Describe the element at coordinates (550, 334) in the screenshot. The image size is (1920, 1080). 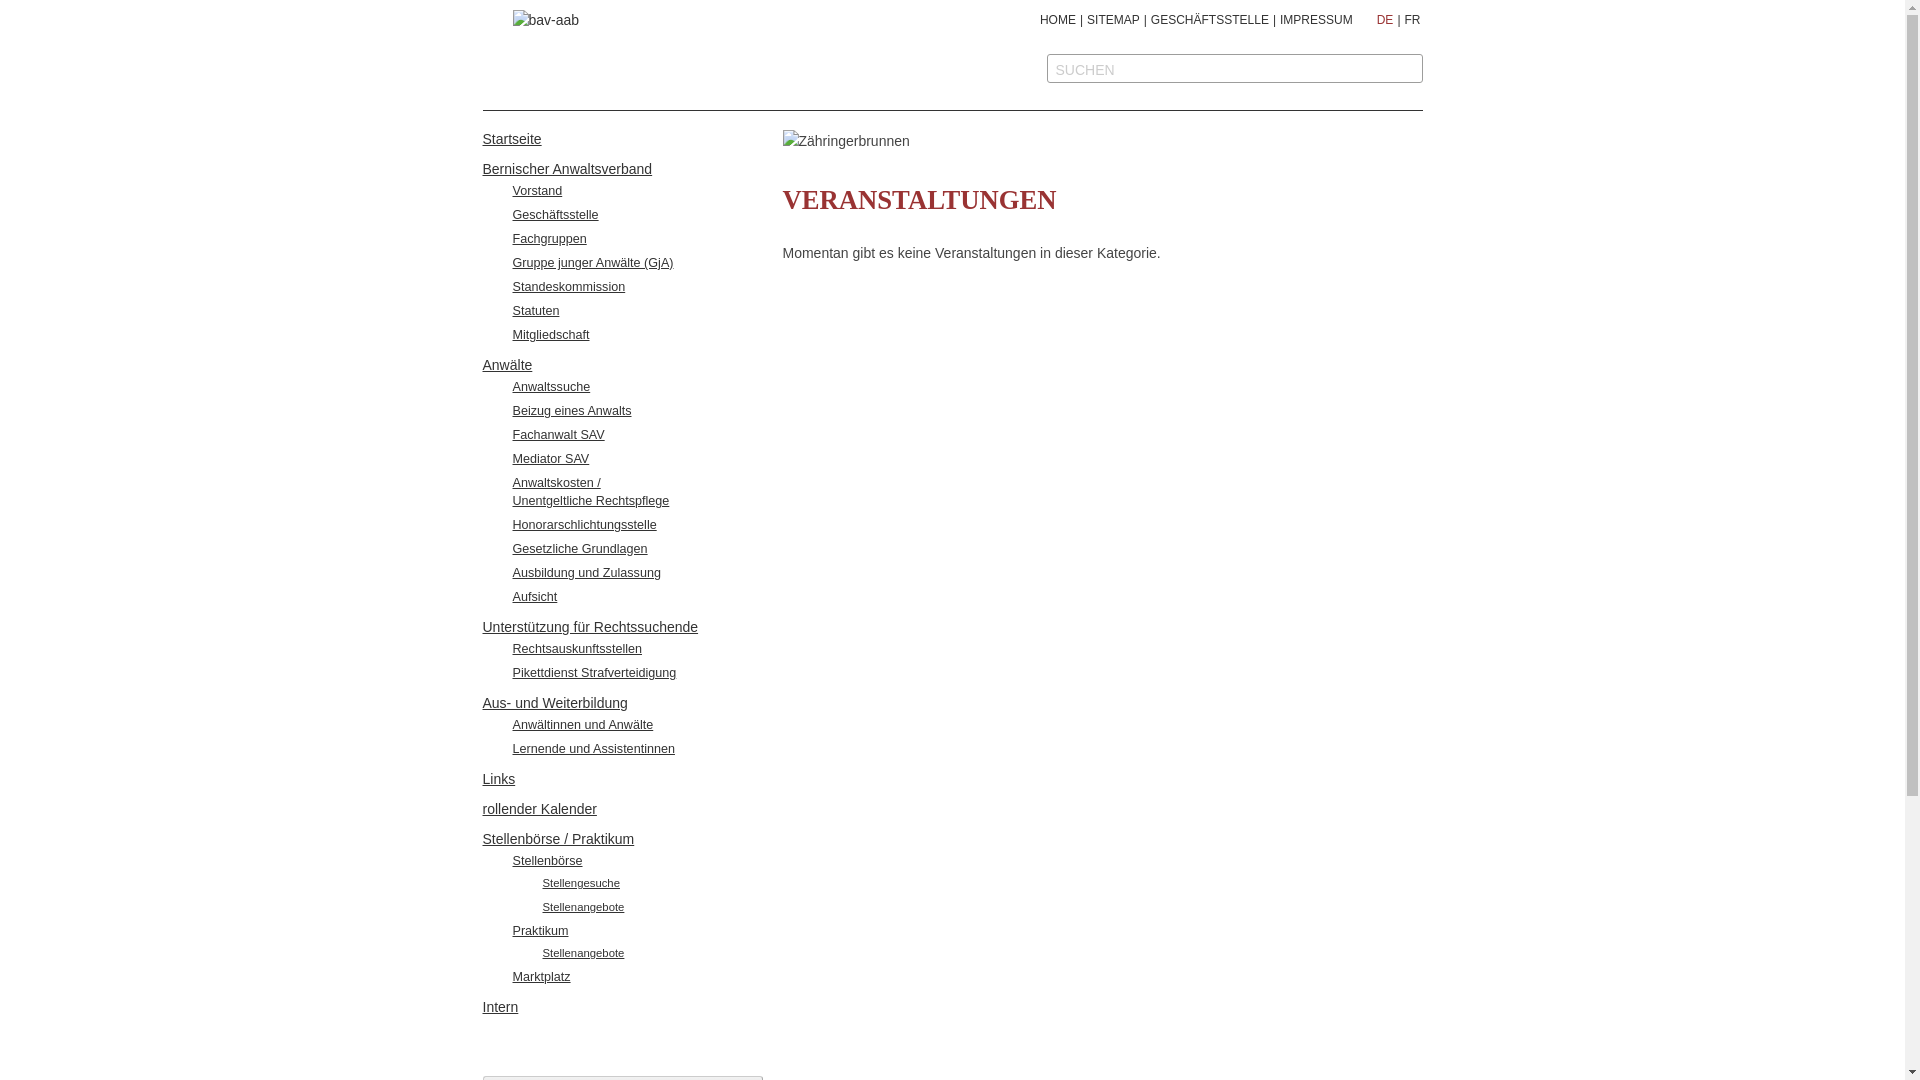
I see `'Mitgliedschaft'` at that location.